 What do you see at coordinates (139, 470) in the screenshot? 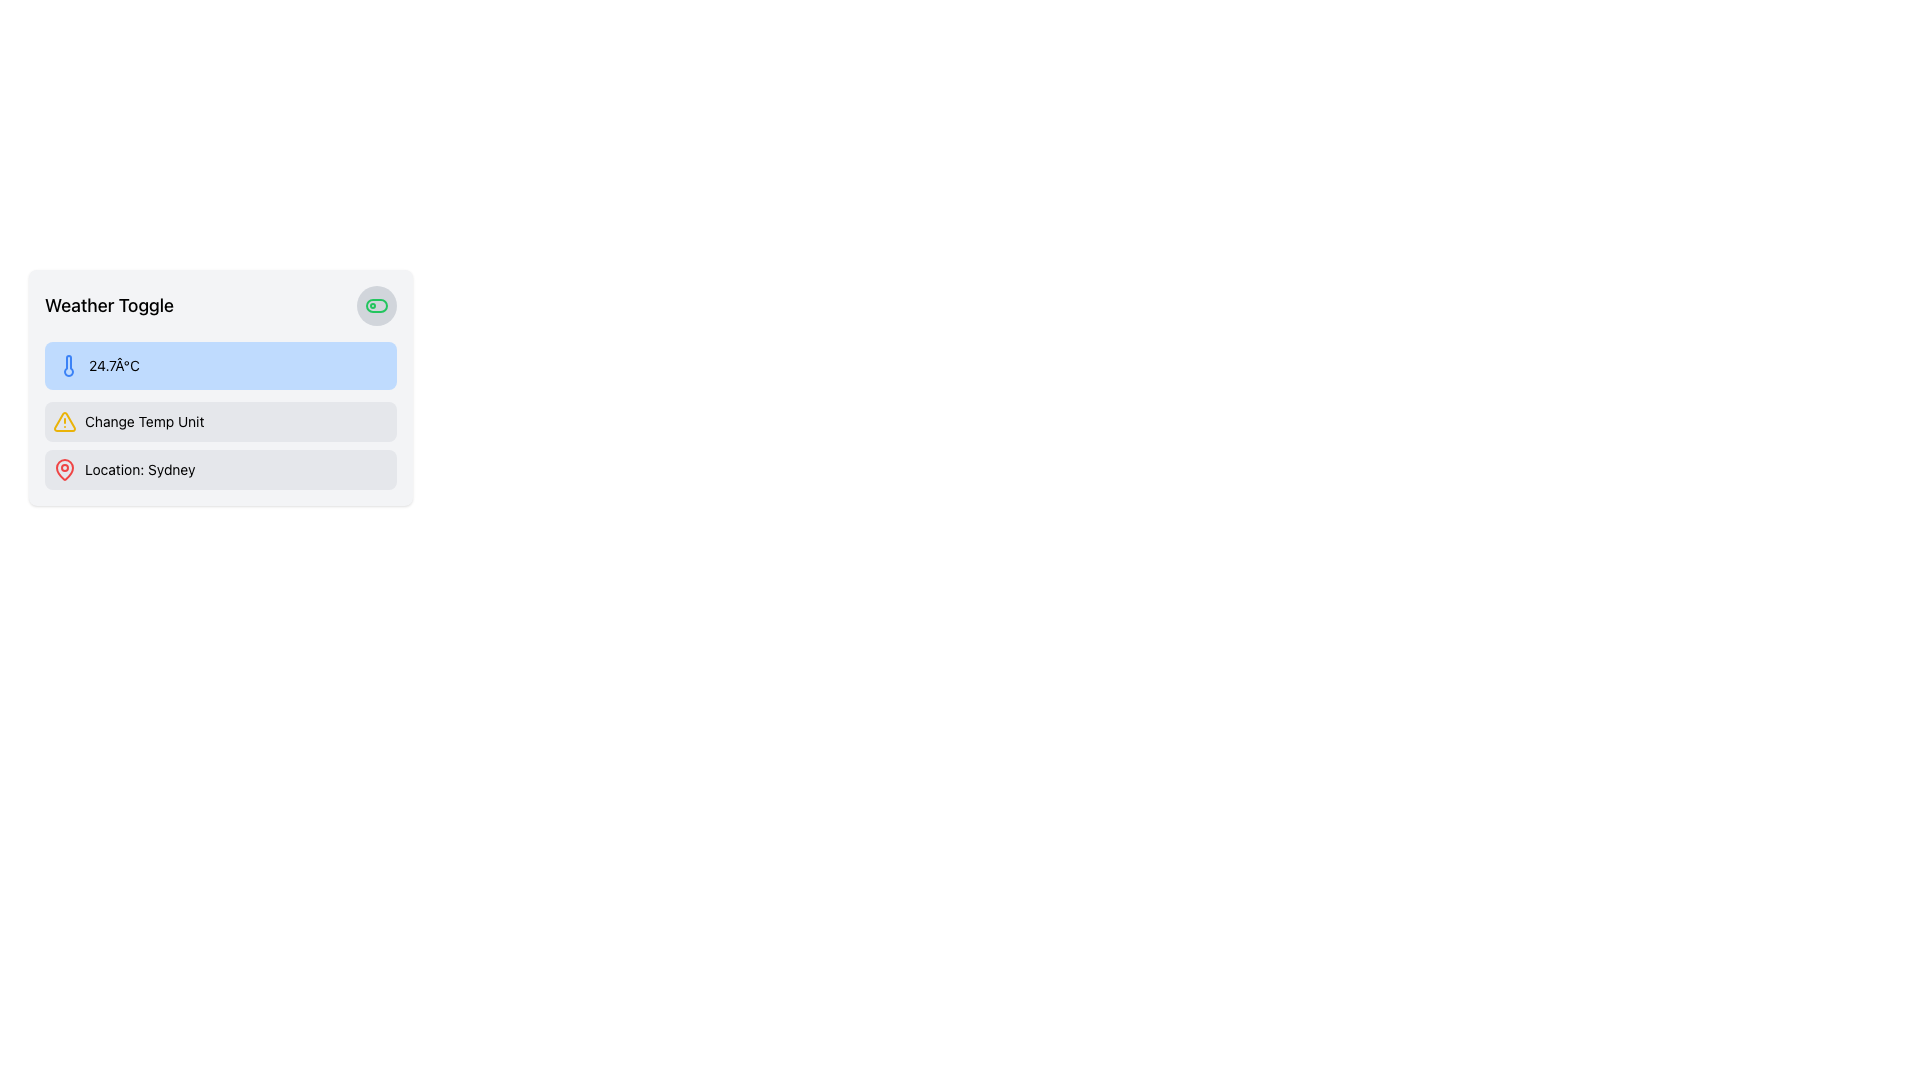
I see `the text label displaying 'Location: Sydney', which is centrally aligned within a weather information box at the bottom of the layout` at bounding box center [139, 470].